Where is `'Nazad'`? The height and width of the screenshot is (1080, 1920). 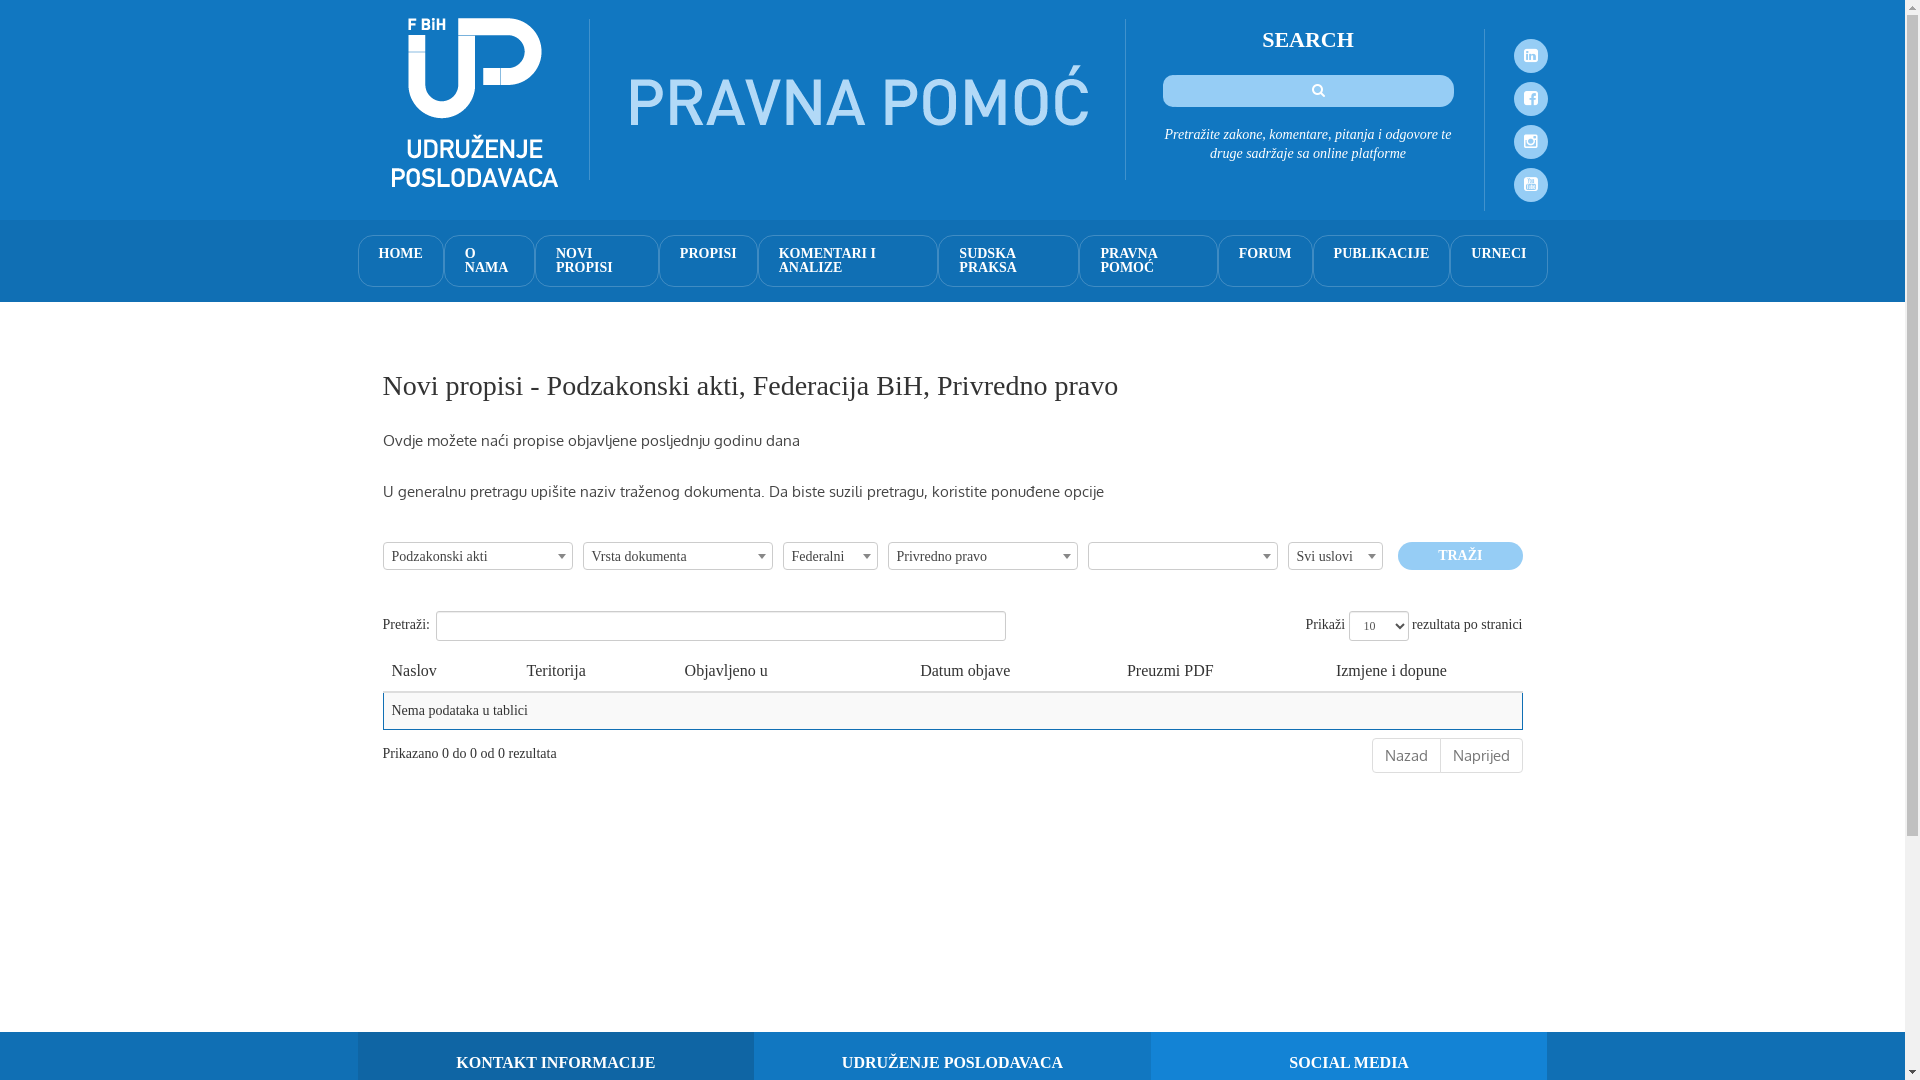 'Nazad' is located at coordinates (1405, 755).